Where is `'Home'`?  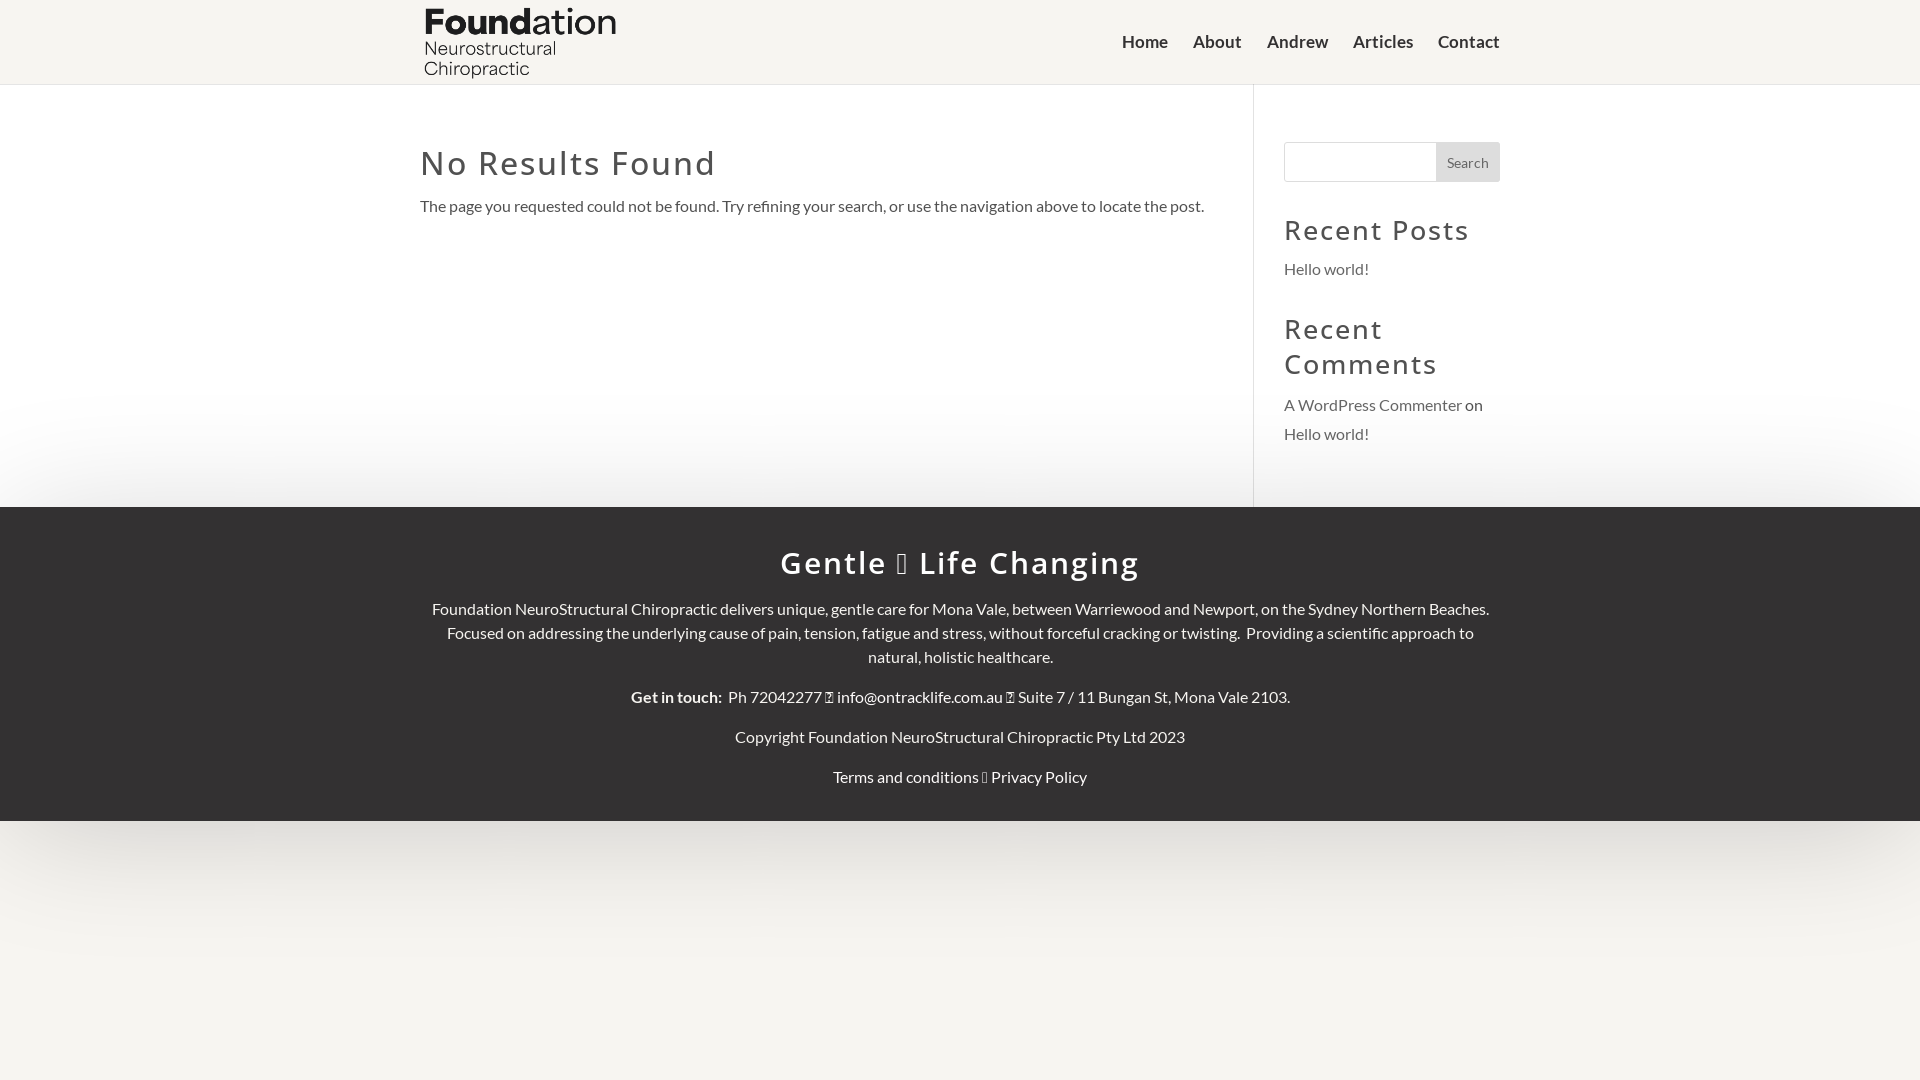 'Home' is located at coordinates (1145, 58).